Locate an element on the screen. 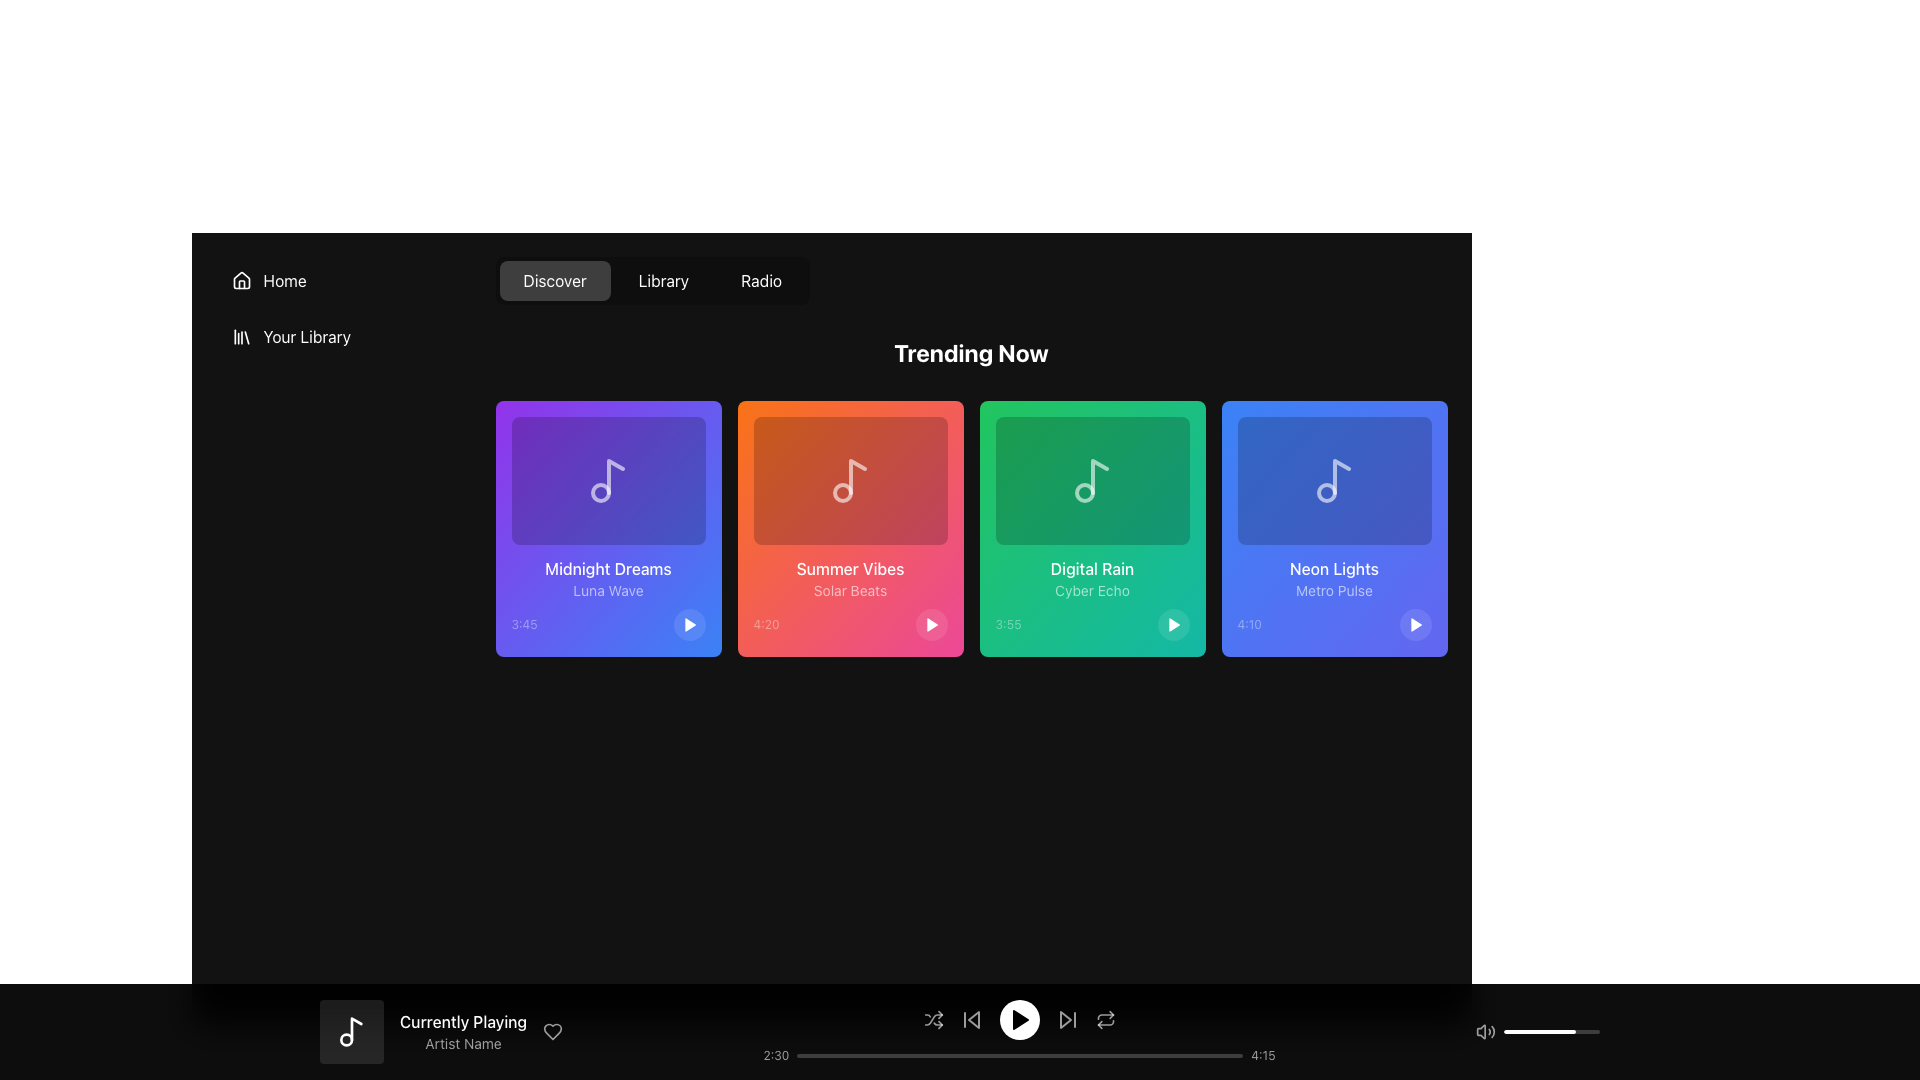  the 'Trending Now' text label, which is styled in bold and large font at the top center of the dark themed interface is located at coordinates (971, 352).